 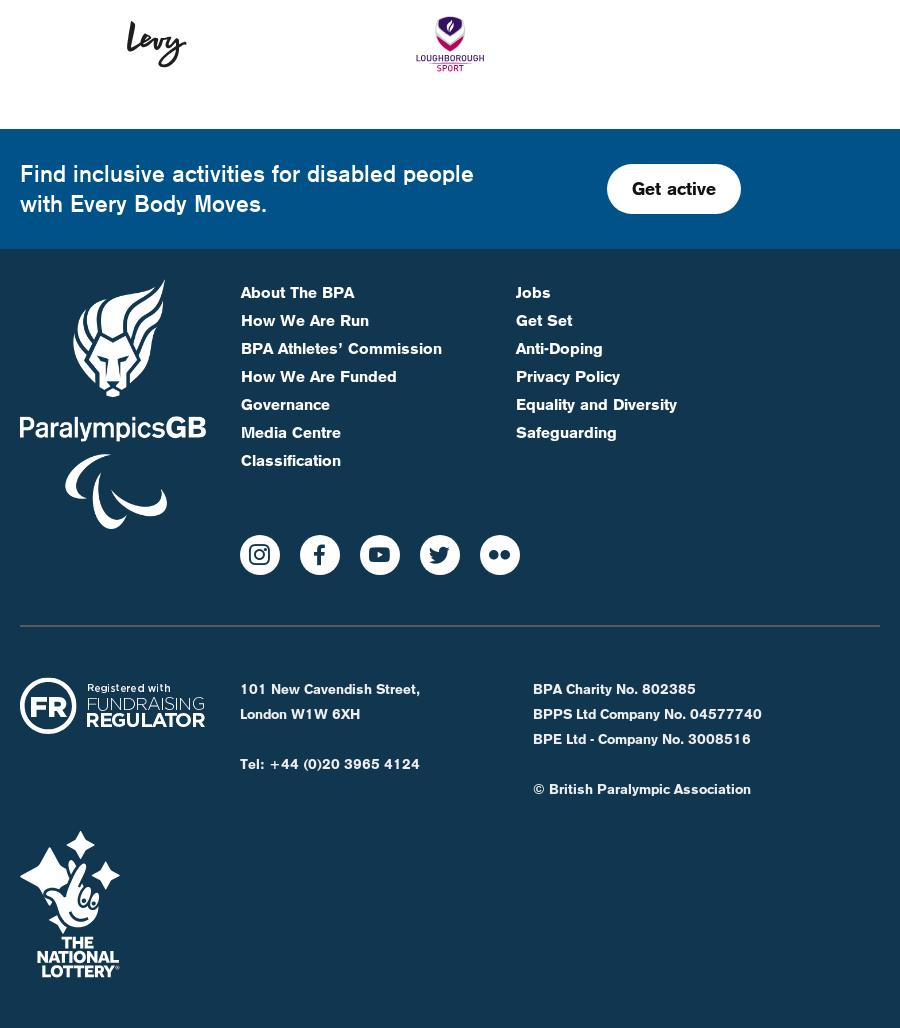 What do you see at coordinates (317, 308) in the screenshot?
I see `'How We Are Funded'` at bounding box center [317, 308].